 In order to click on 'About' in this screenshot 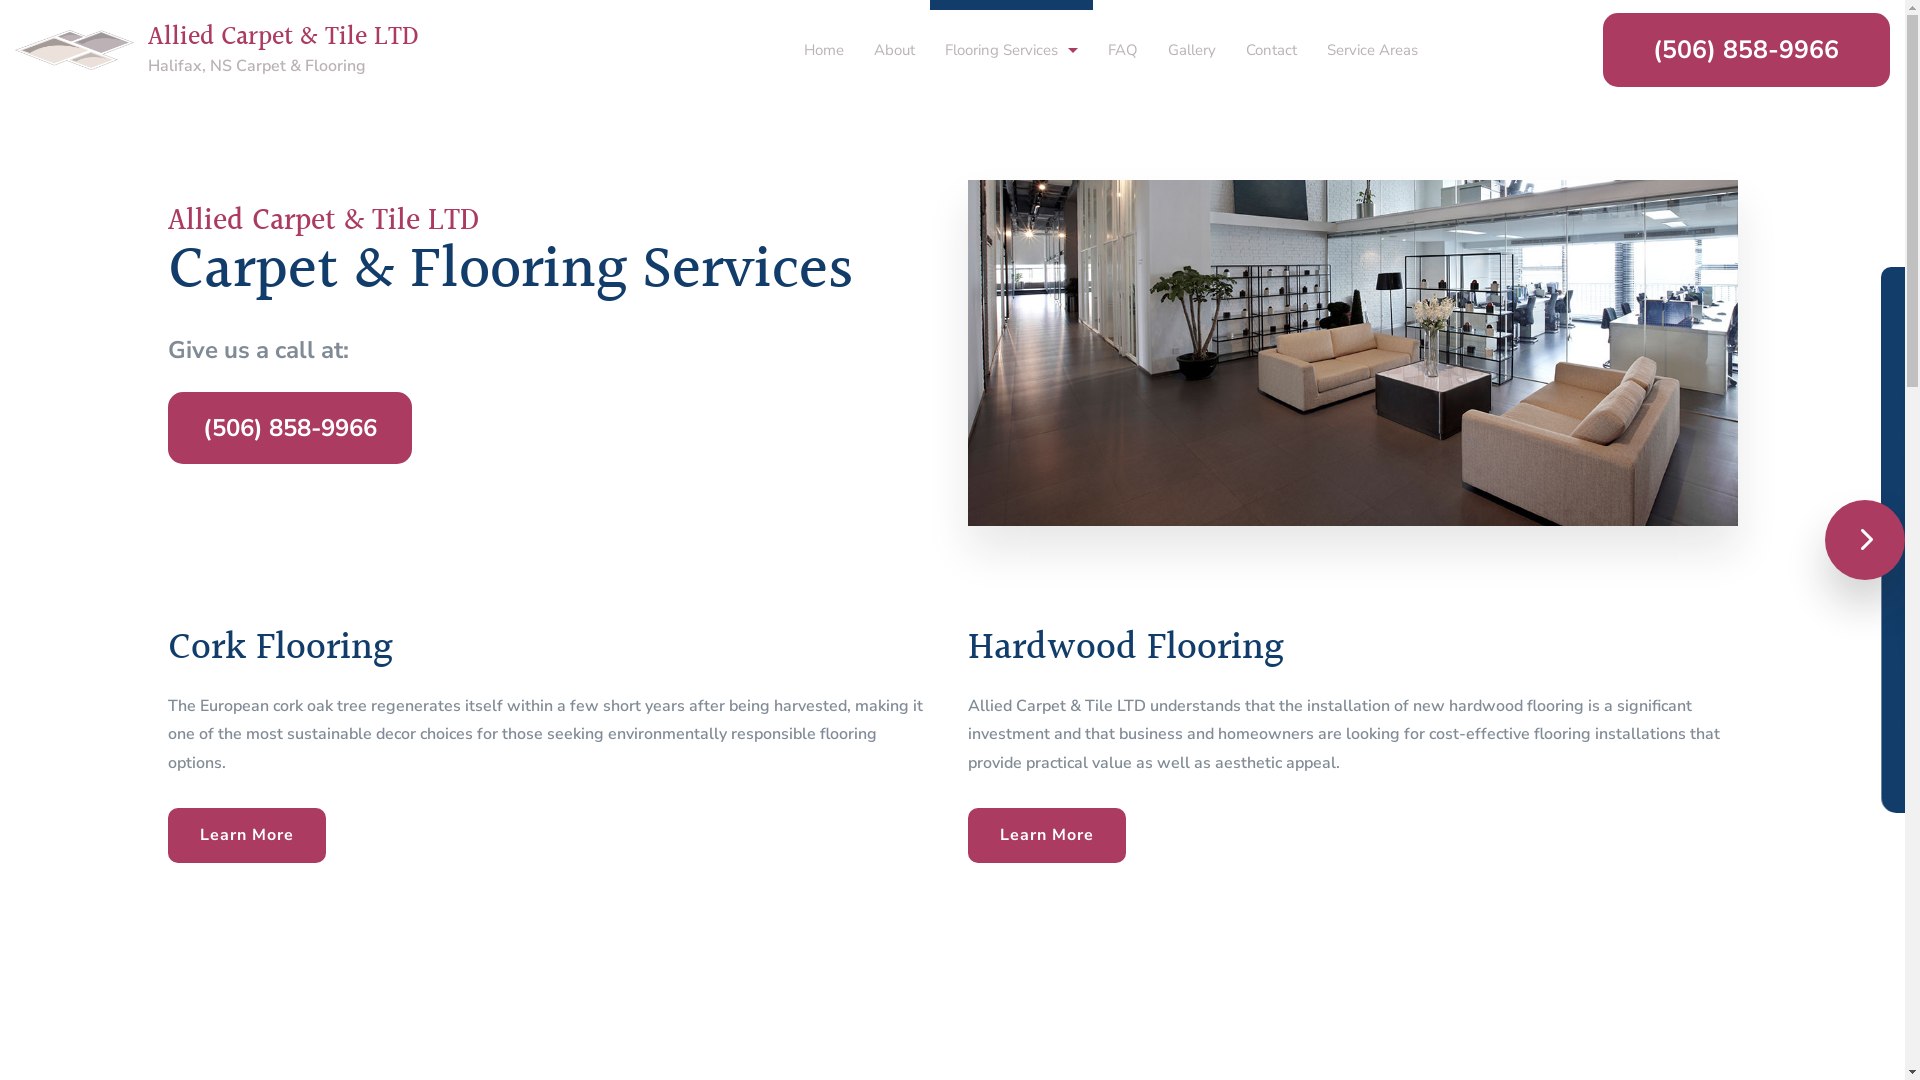, I will do `click(893, 36)`.